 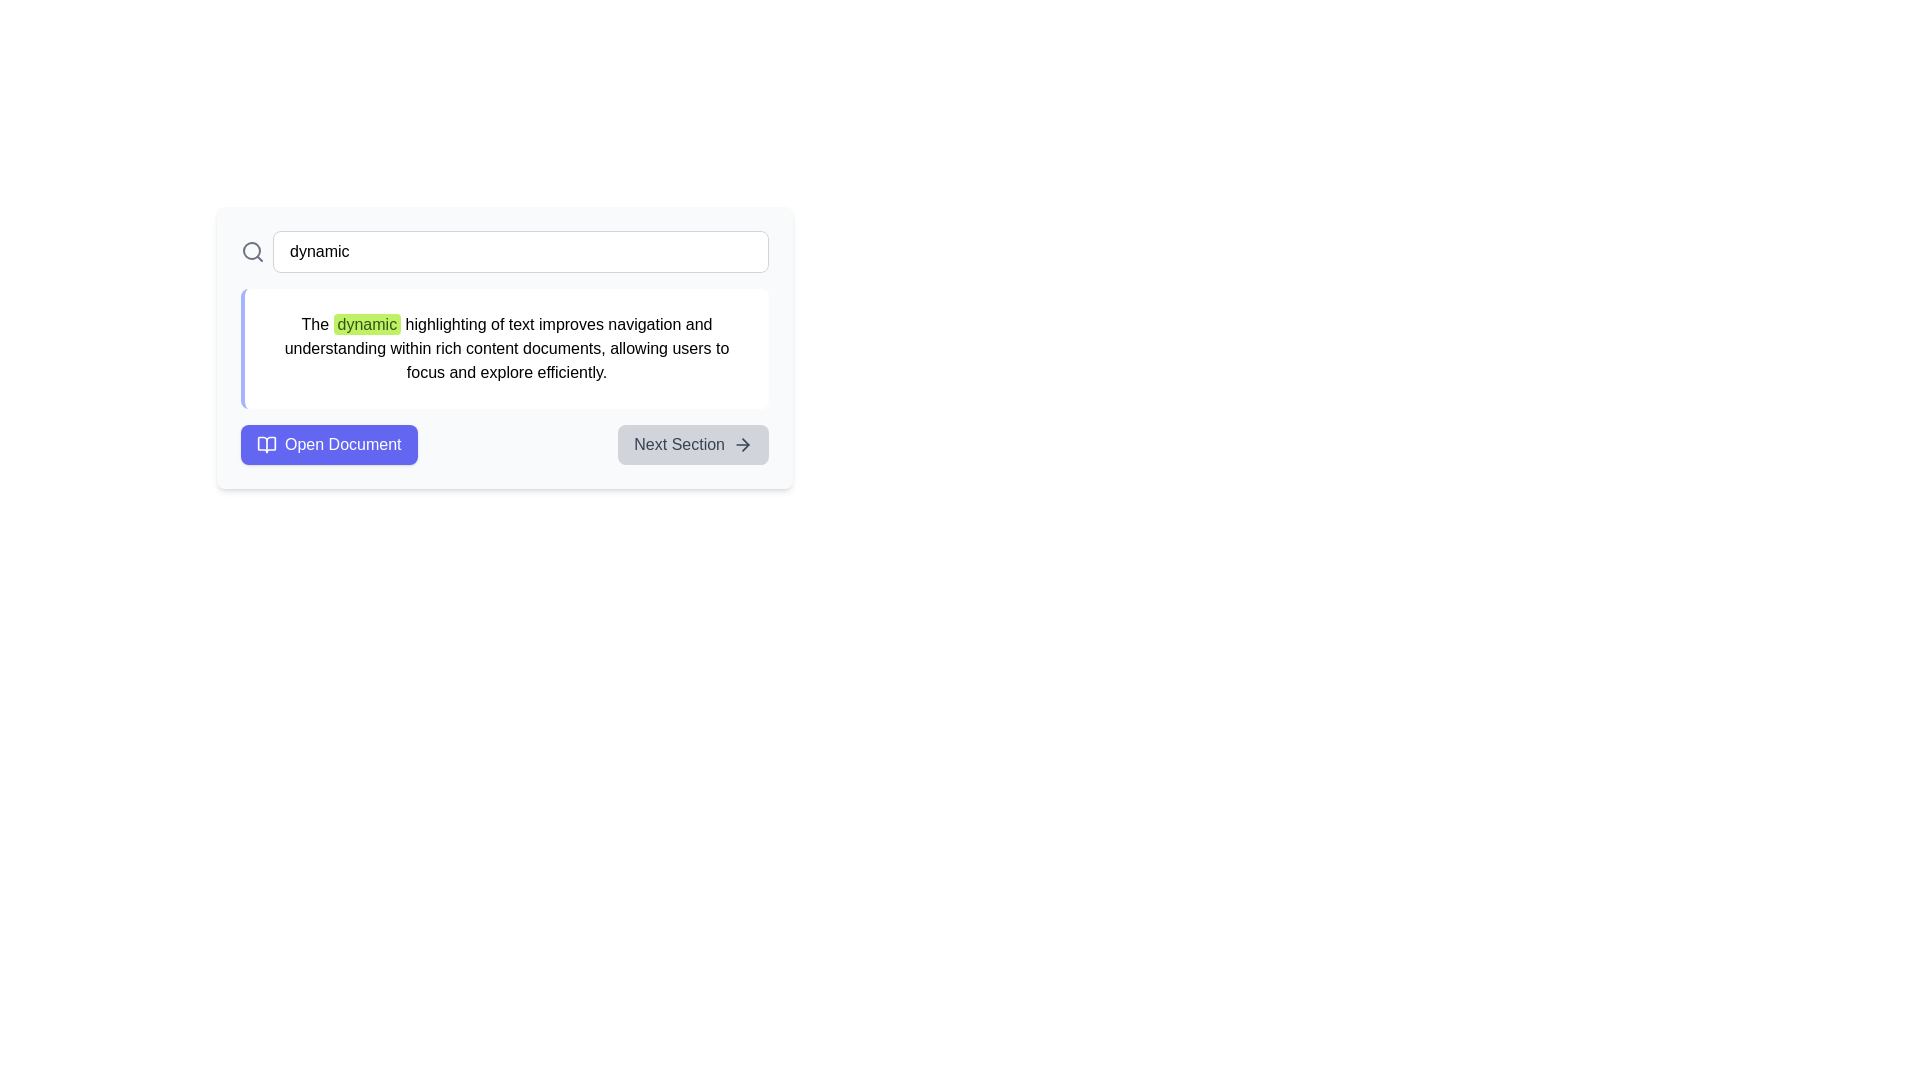 What do you see at coordinates (504, 347) in the screenshot?
I see `content from the Descriptive Text Box, which is a white rectangular box with a vertical indigo stripe, located beneath the search bar and above the 'Open Document' and 'Next Section' buttons` at bounding box center [504, 347].